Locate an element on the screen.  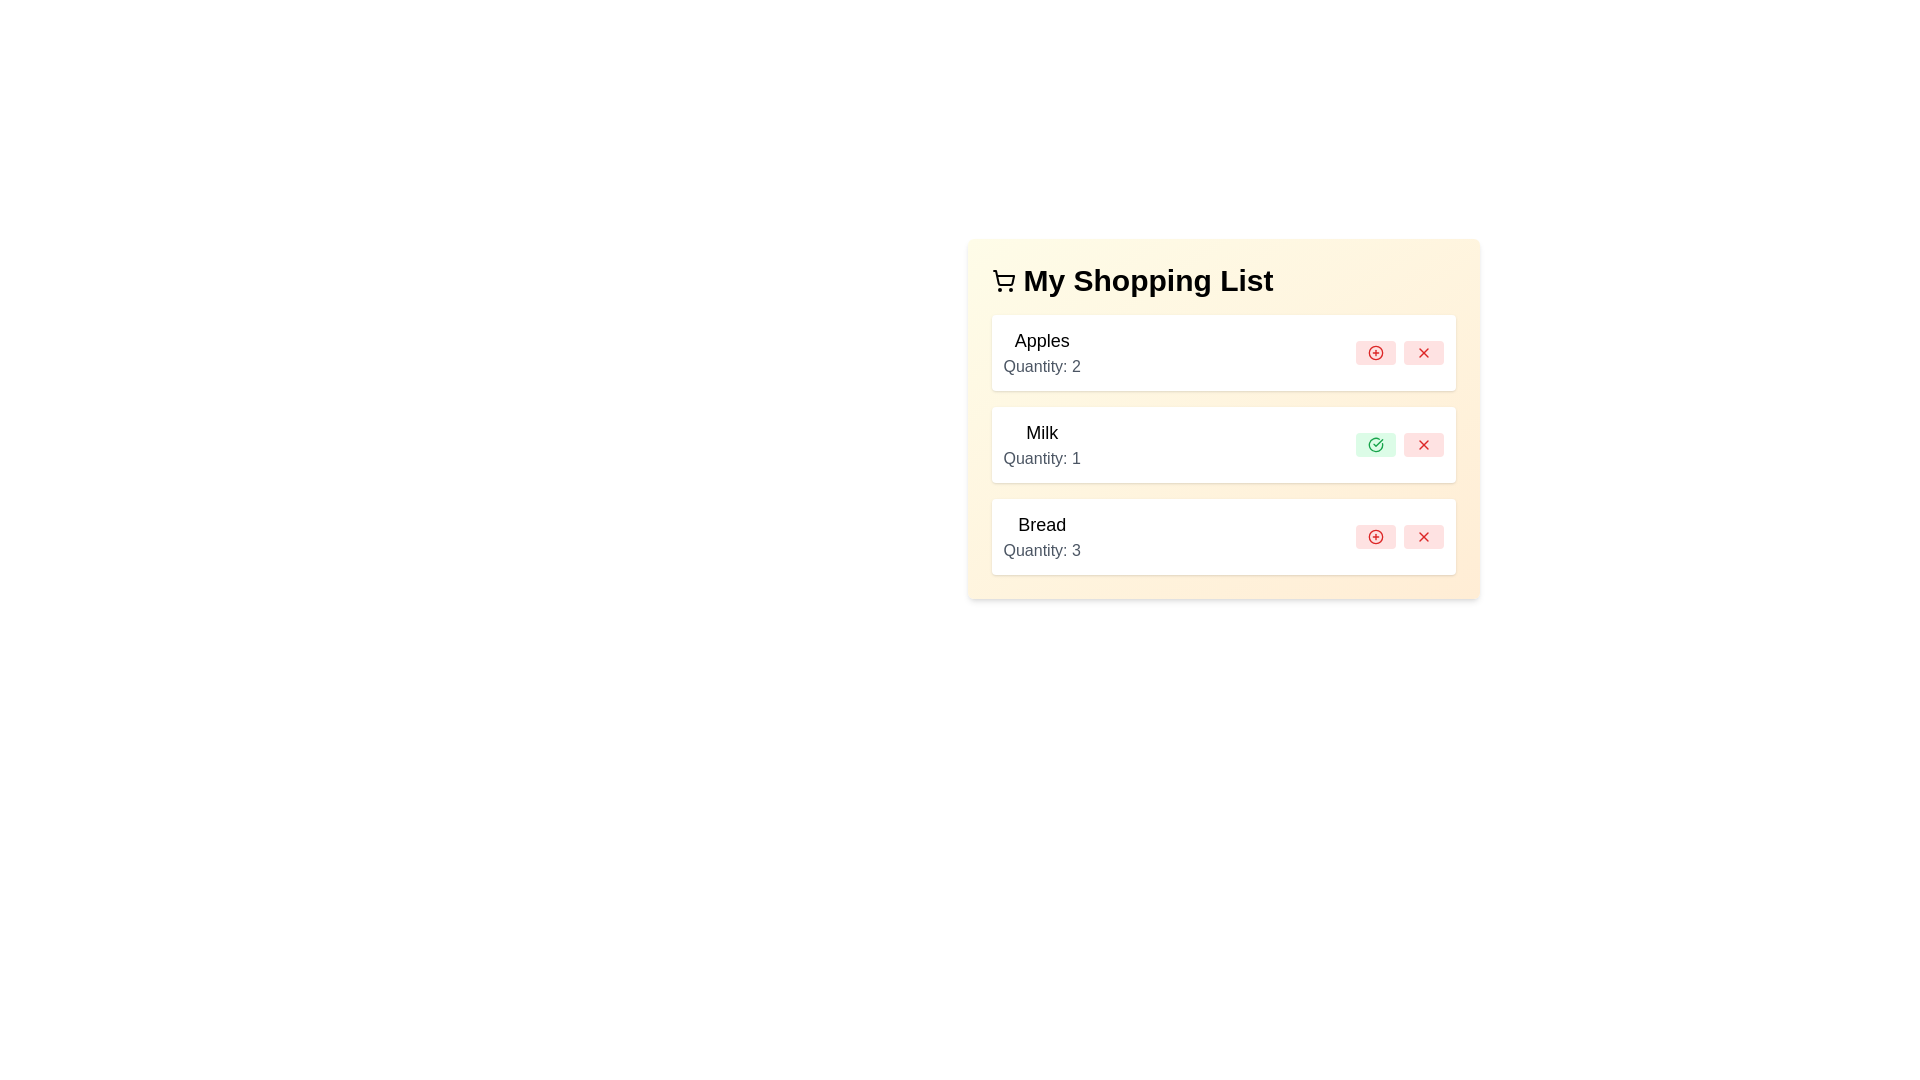
remove button for the item with name Bread is located at coordinates (1422, 535).